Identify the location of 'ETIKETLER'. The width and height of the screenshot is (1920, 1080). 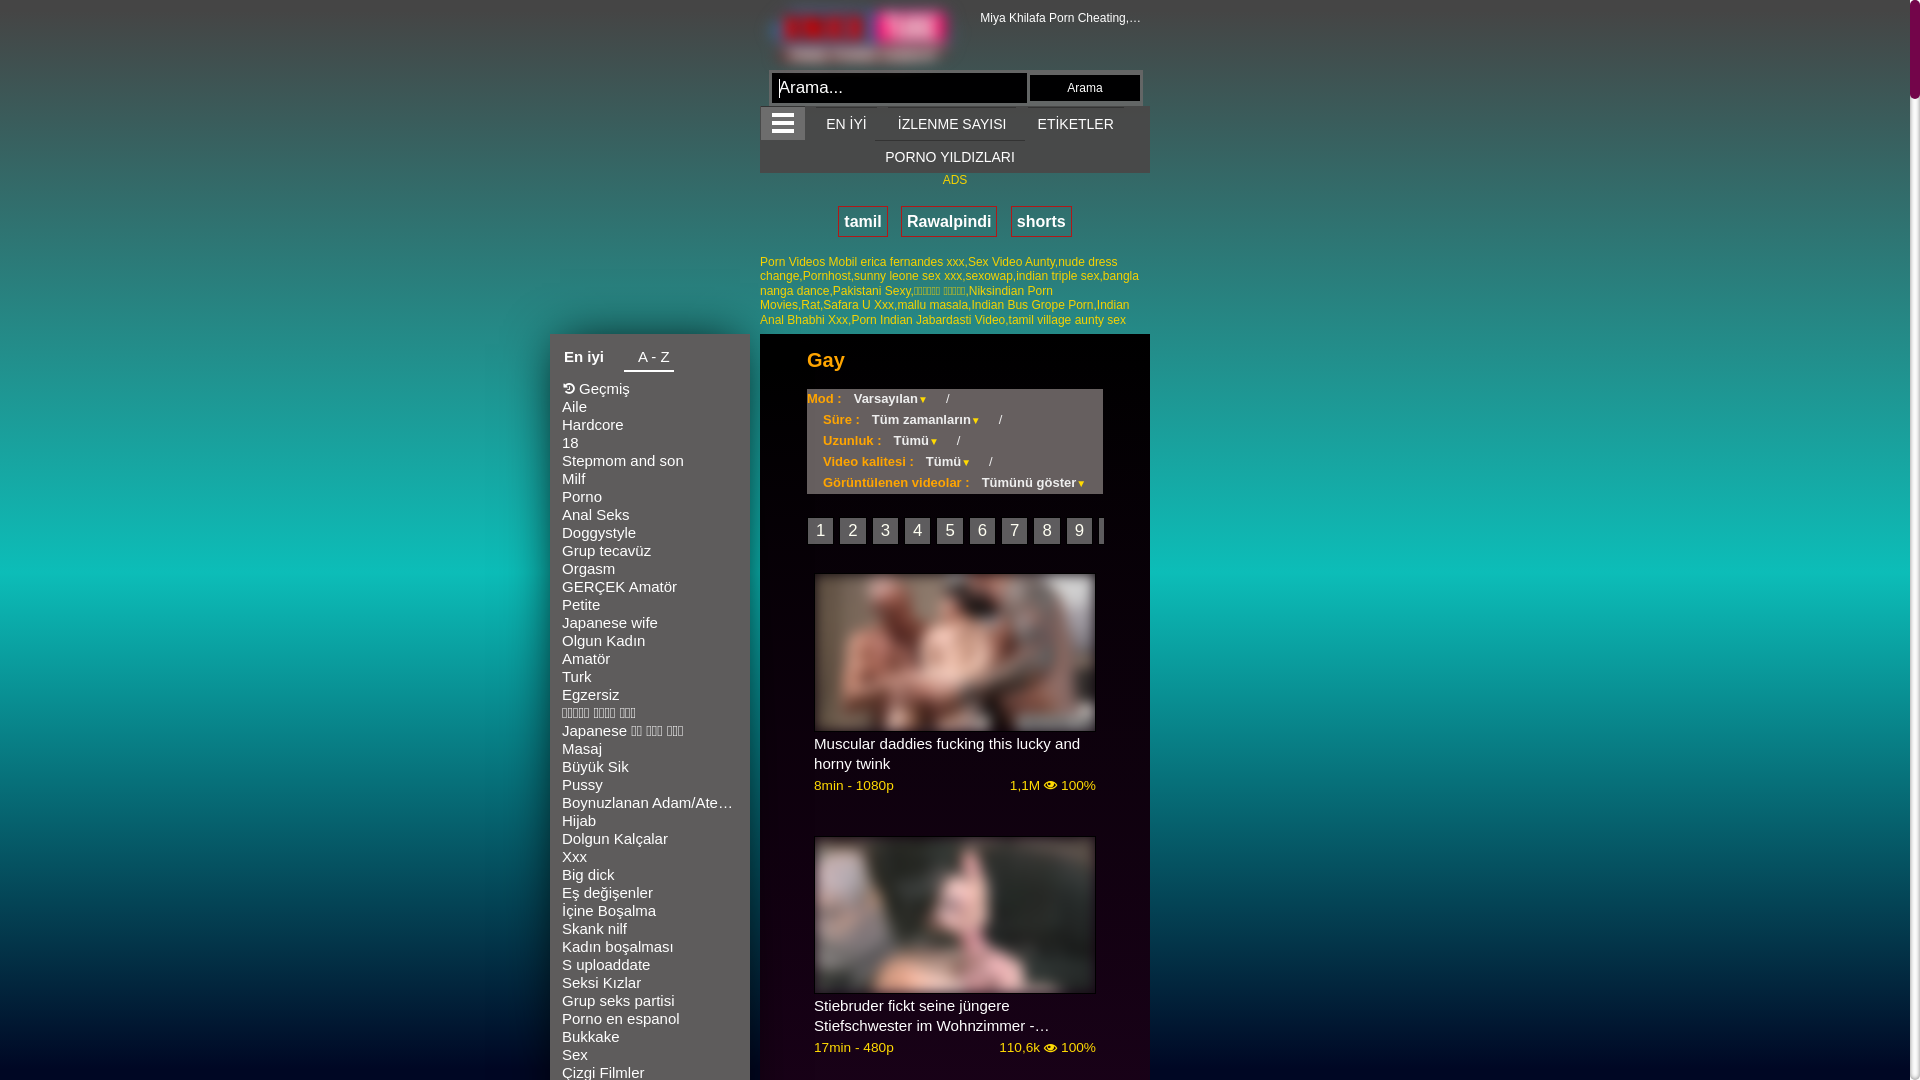
(1027, 123).